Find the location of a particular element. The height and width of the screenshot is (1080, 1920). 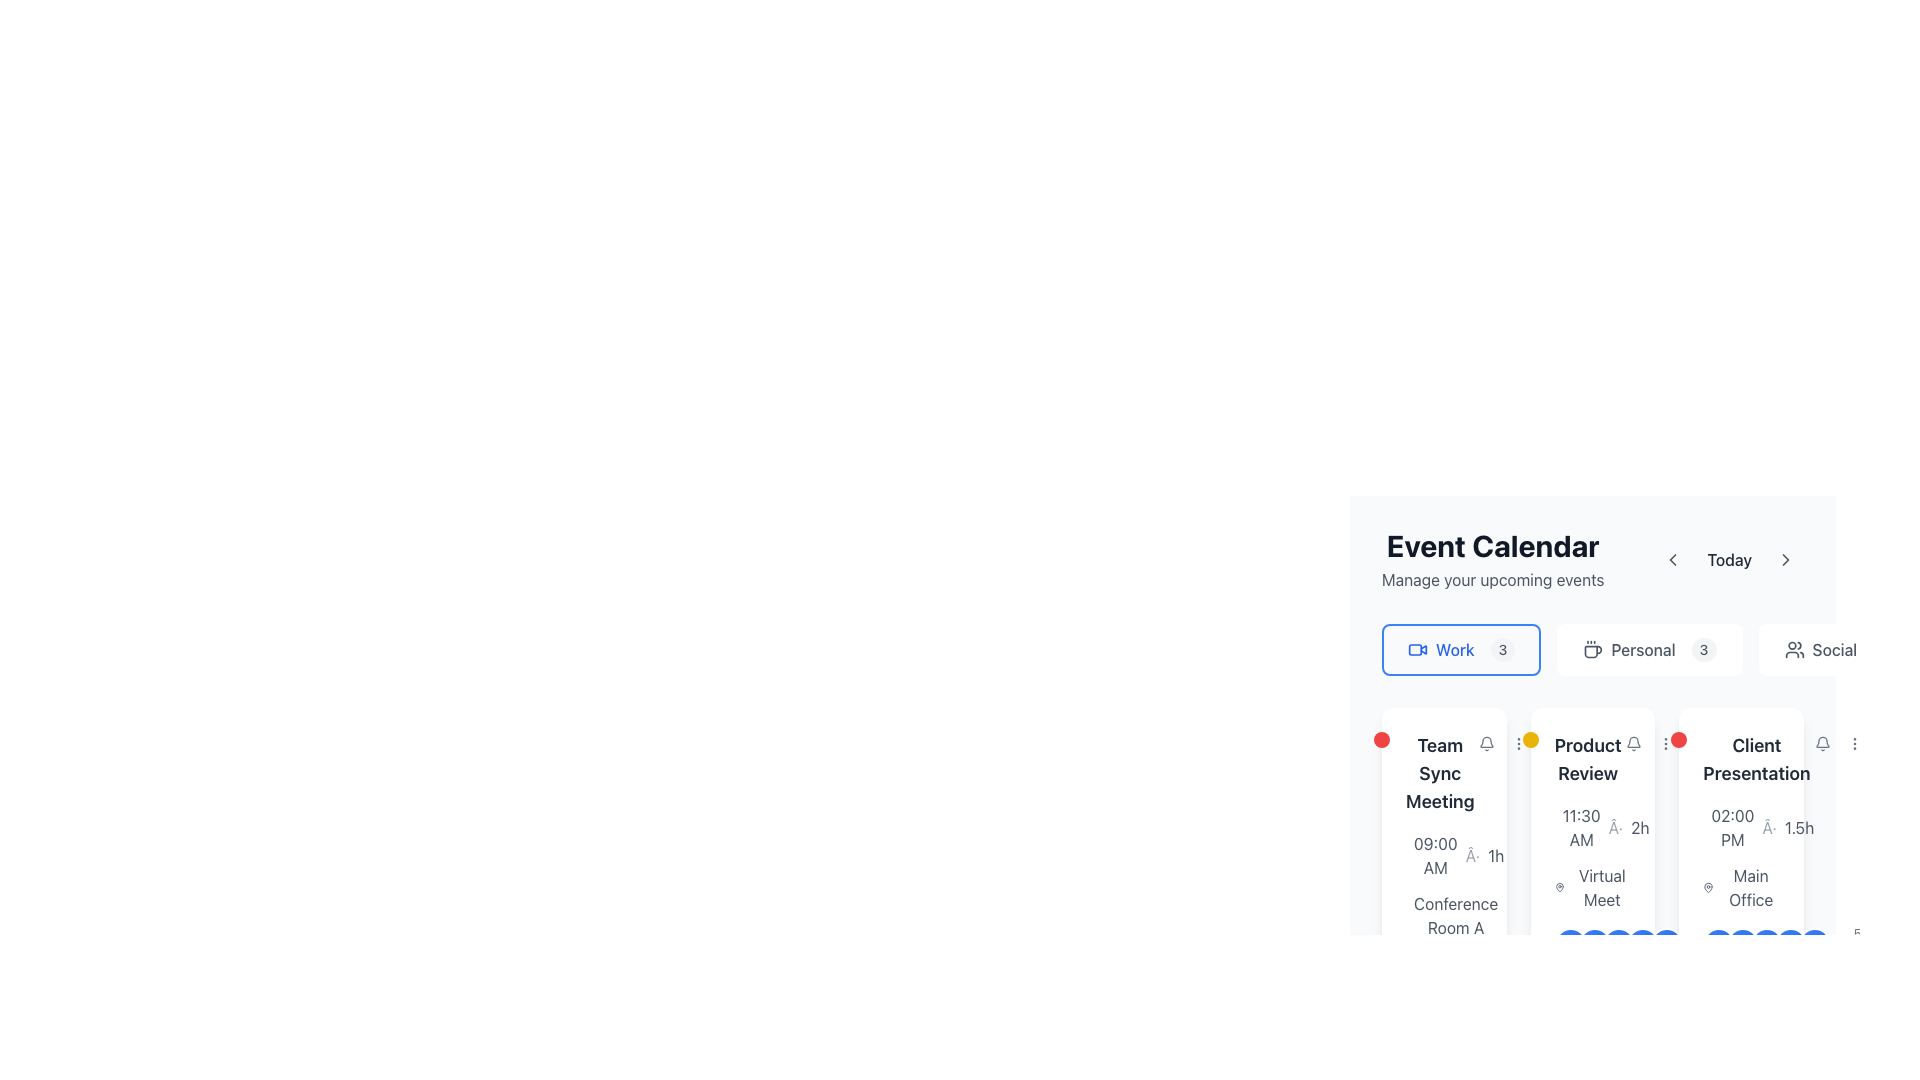

the icon group consisting of a bell icon and a vertical ellipsis icon located next to the 'Team Sync Meeting' title is located at coordinates (1502, 744).